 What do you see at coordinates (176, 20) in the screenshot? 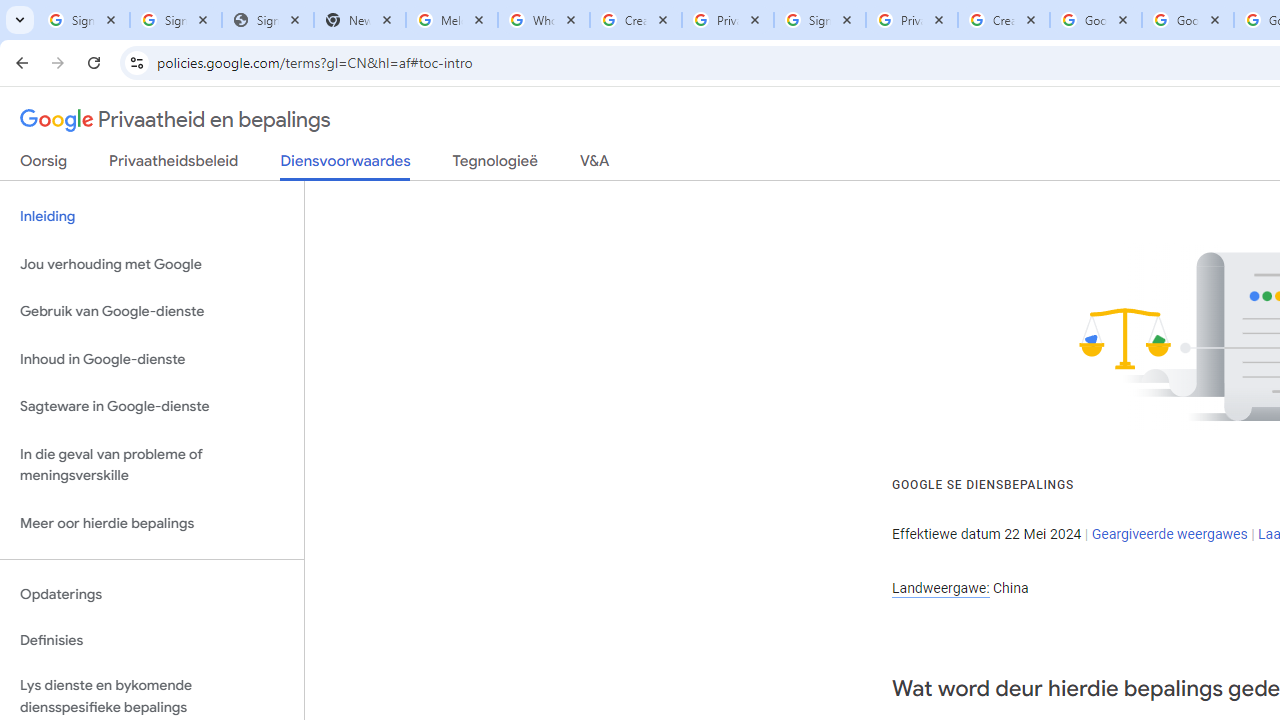
I see `'Sign in - Google Accounts'` at bounding box center [176, 20].